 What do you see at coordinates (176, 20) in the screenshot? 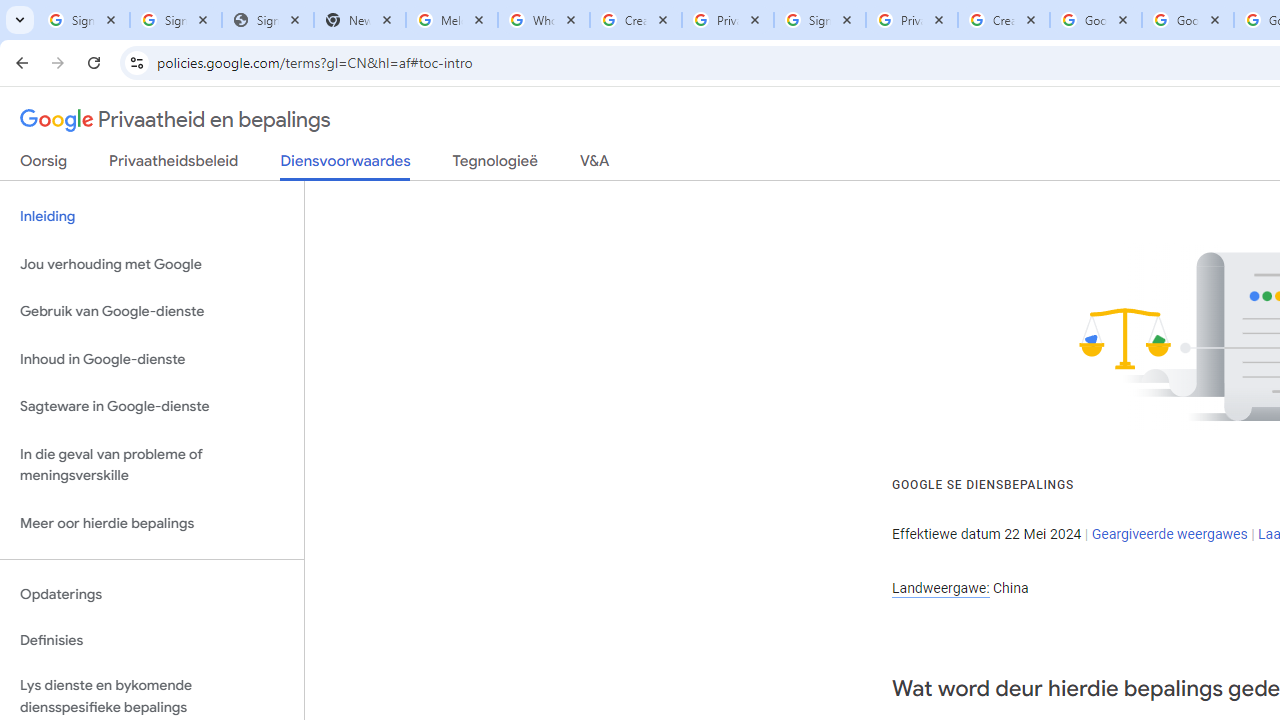
I see `'Sign in - Google Accounts'` at bounding box center [176, 20].